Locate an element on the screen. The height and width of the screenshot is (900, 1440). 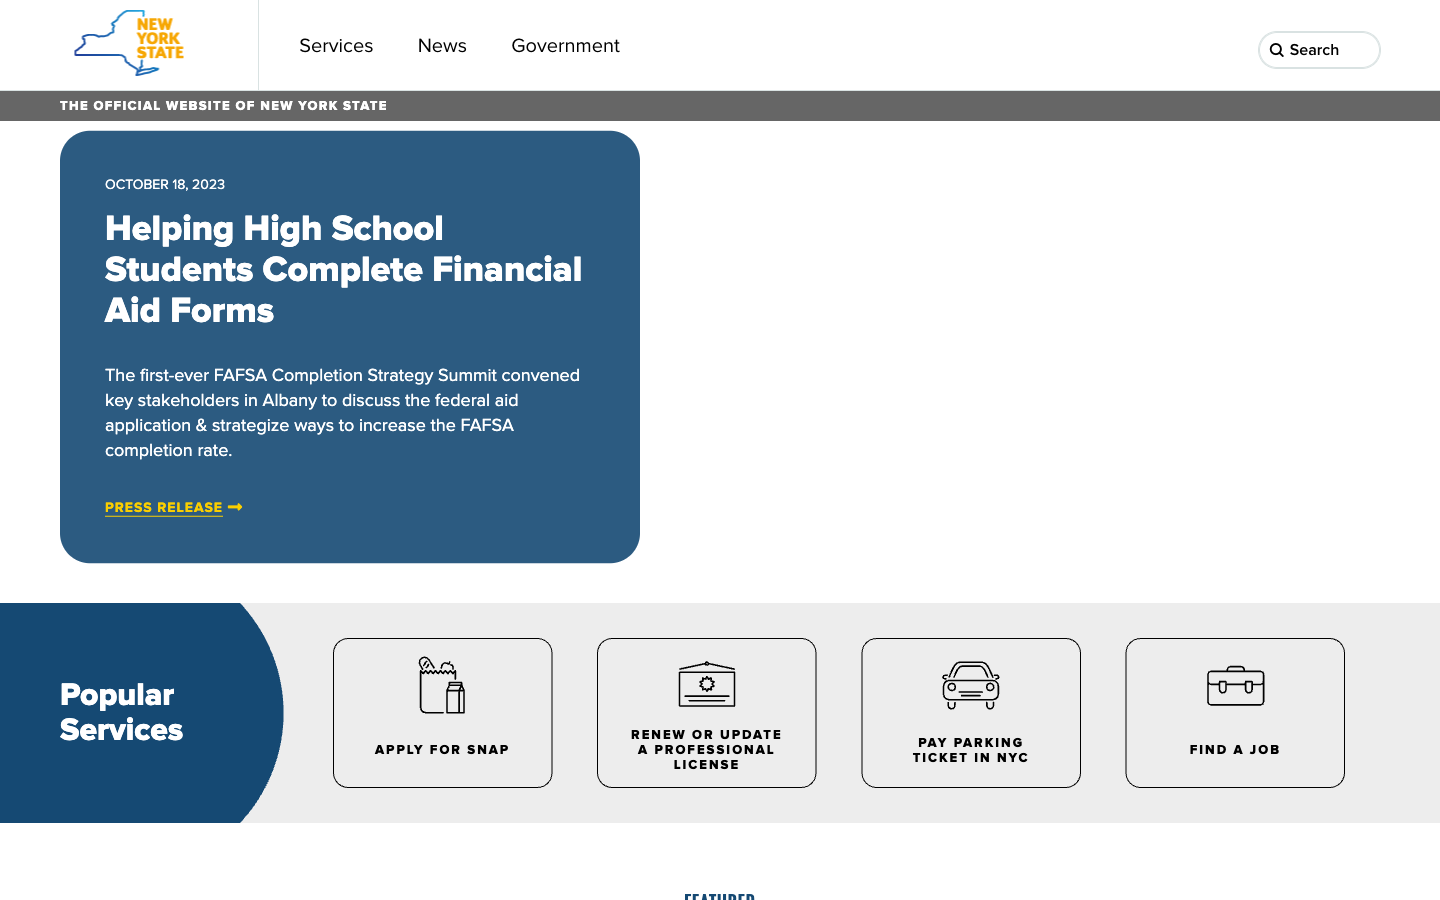
the press release section on the website is located at coordinates (236160, 457650).